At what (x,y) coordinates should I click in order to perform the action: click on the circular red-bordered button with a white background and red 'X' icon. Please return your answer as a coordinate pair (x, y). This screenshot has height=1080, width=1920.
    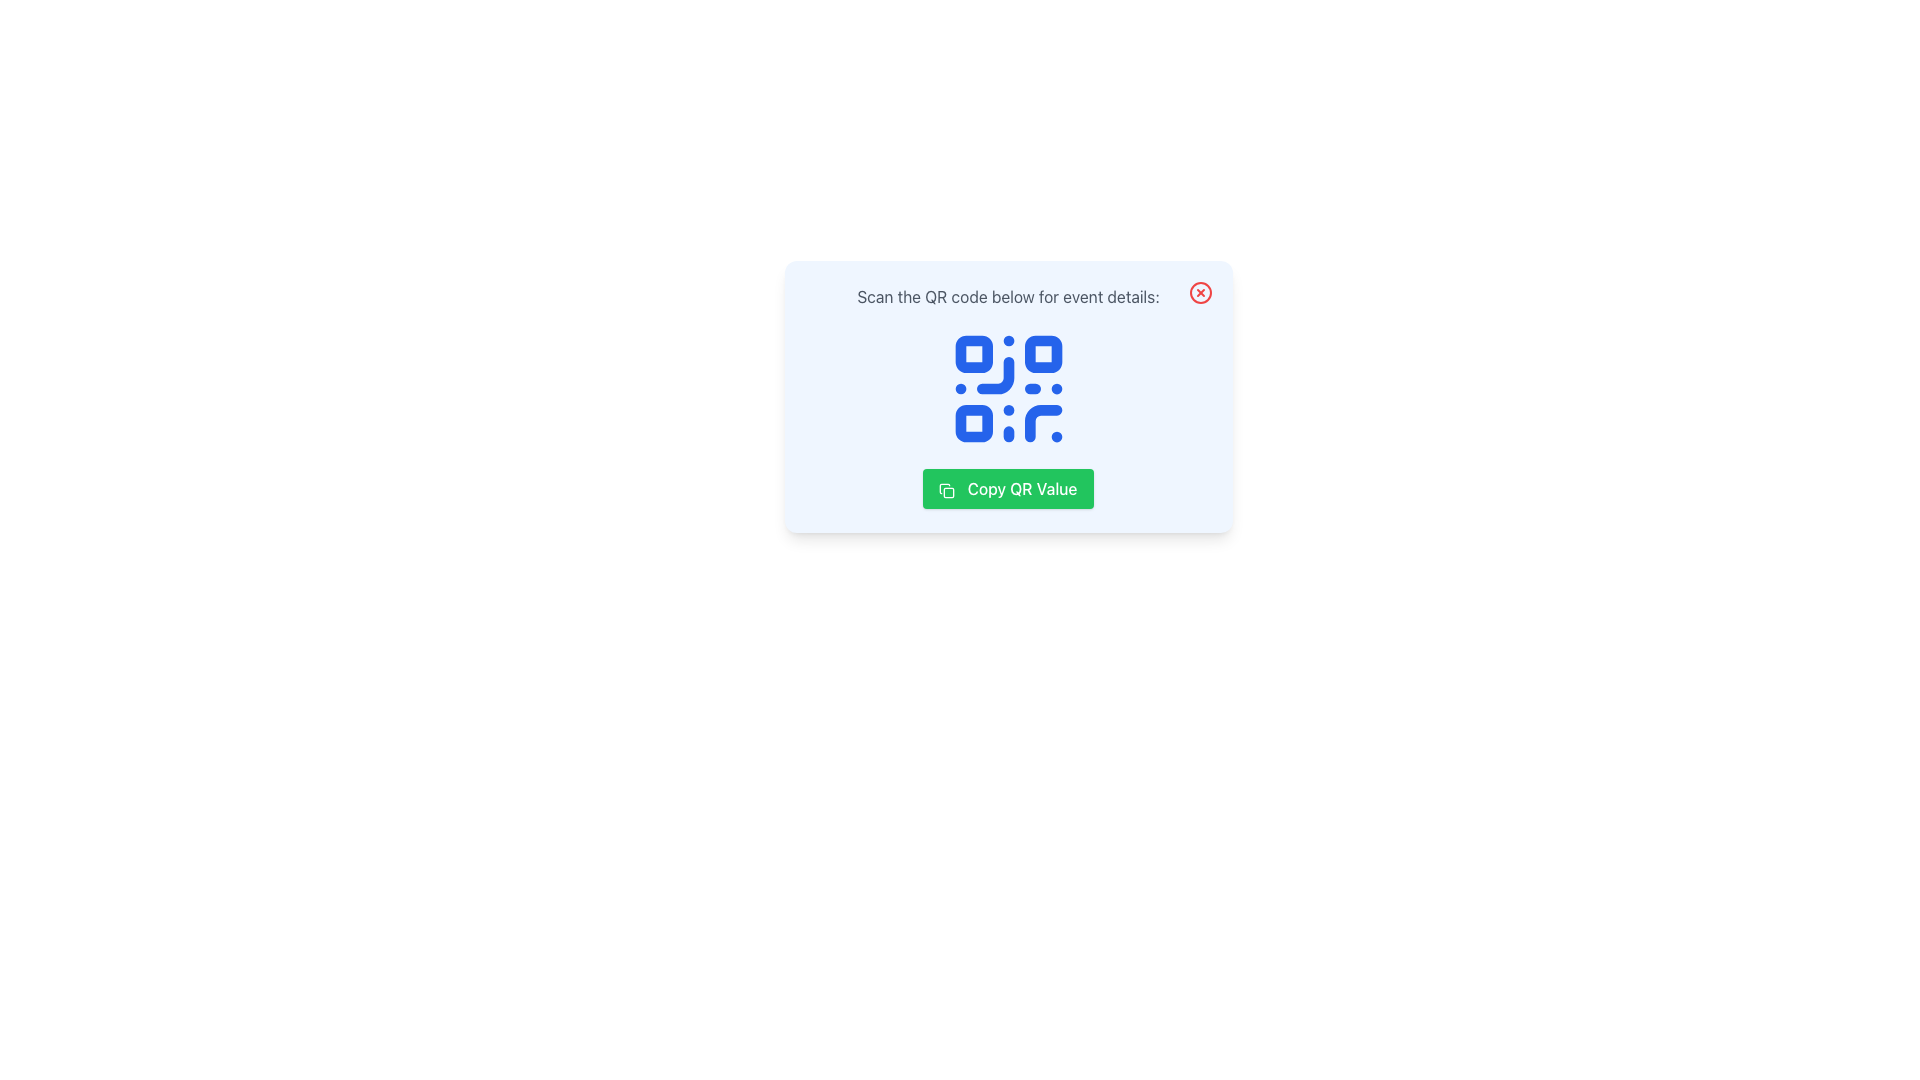
    Looking at the image, I should click on (1200, 293).